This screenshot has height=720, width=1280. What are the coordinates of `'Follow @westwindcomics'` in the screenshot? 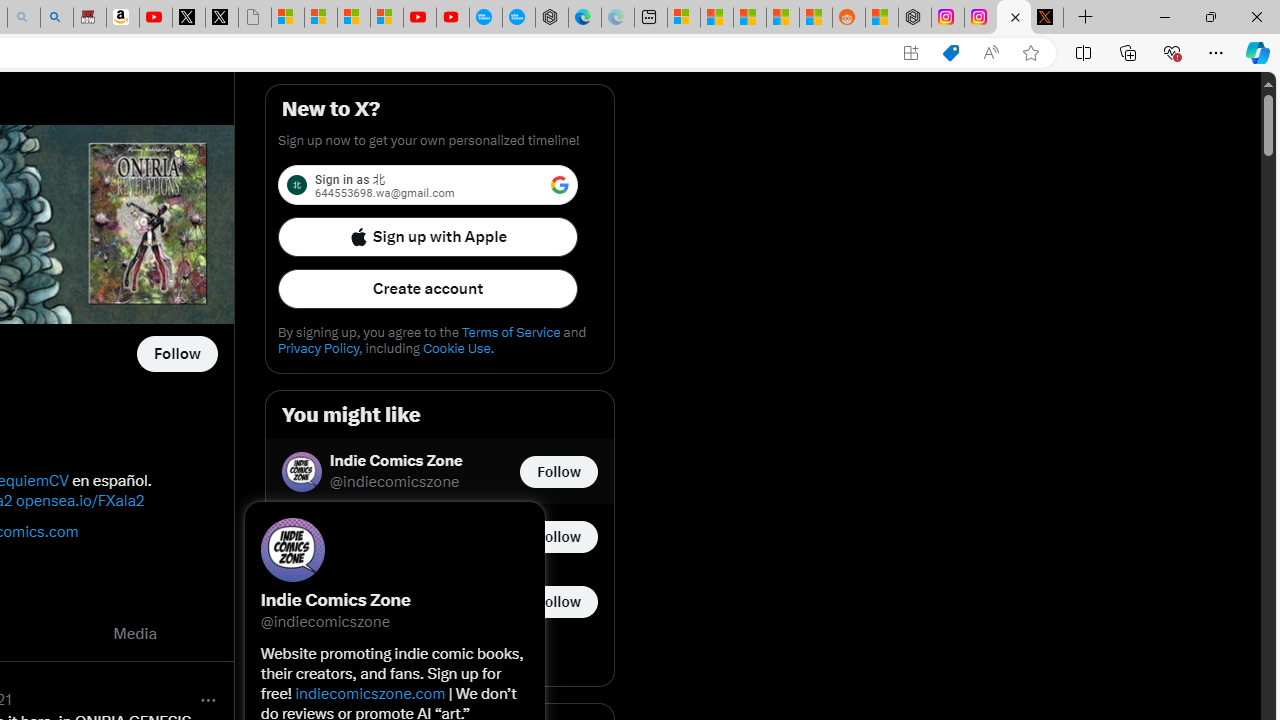 It's located at (177, 353).